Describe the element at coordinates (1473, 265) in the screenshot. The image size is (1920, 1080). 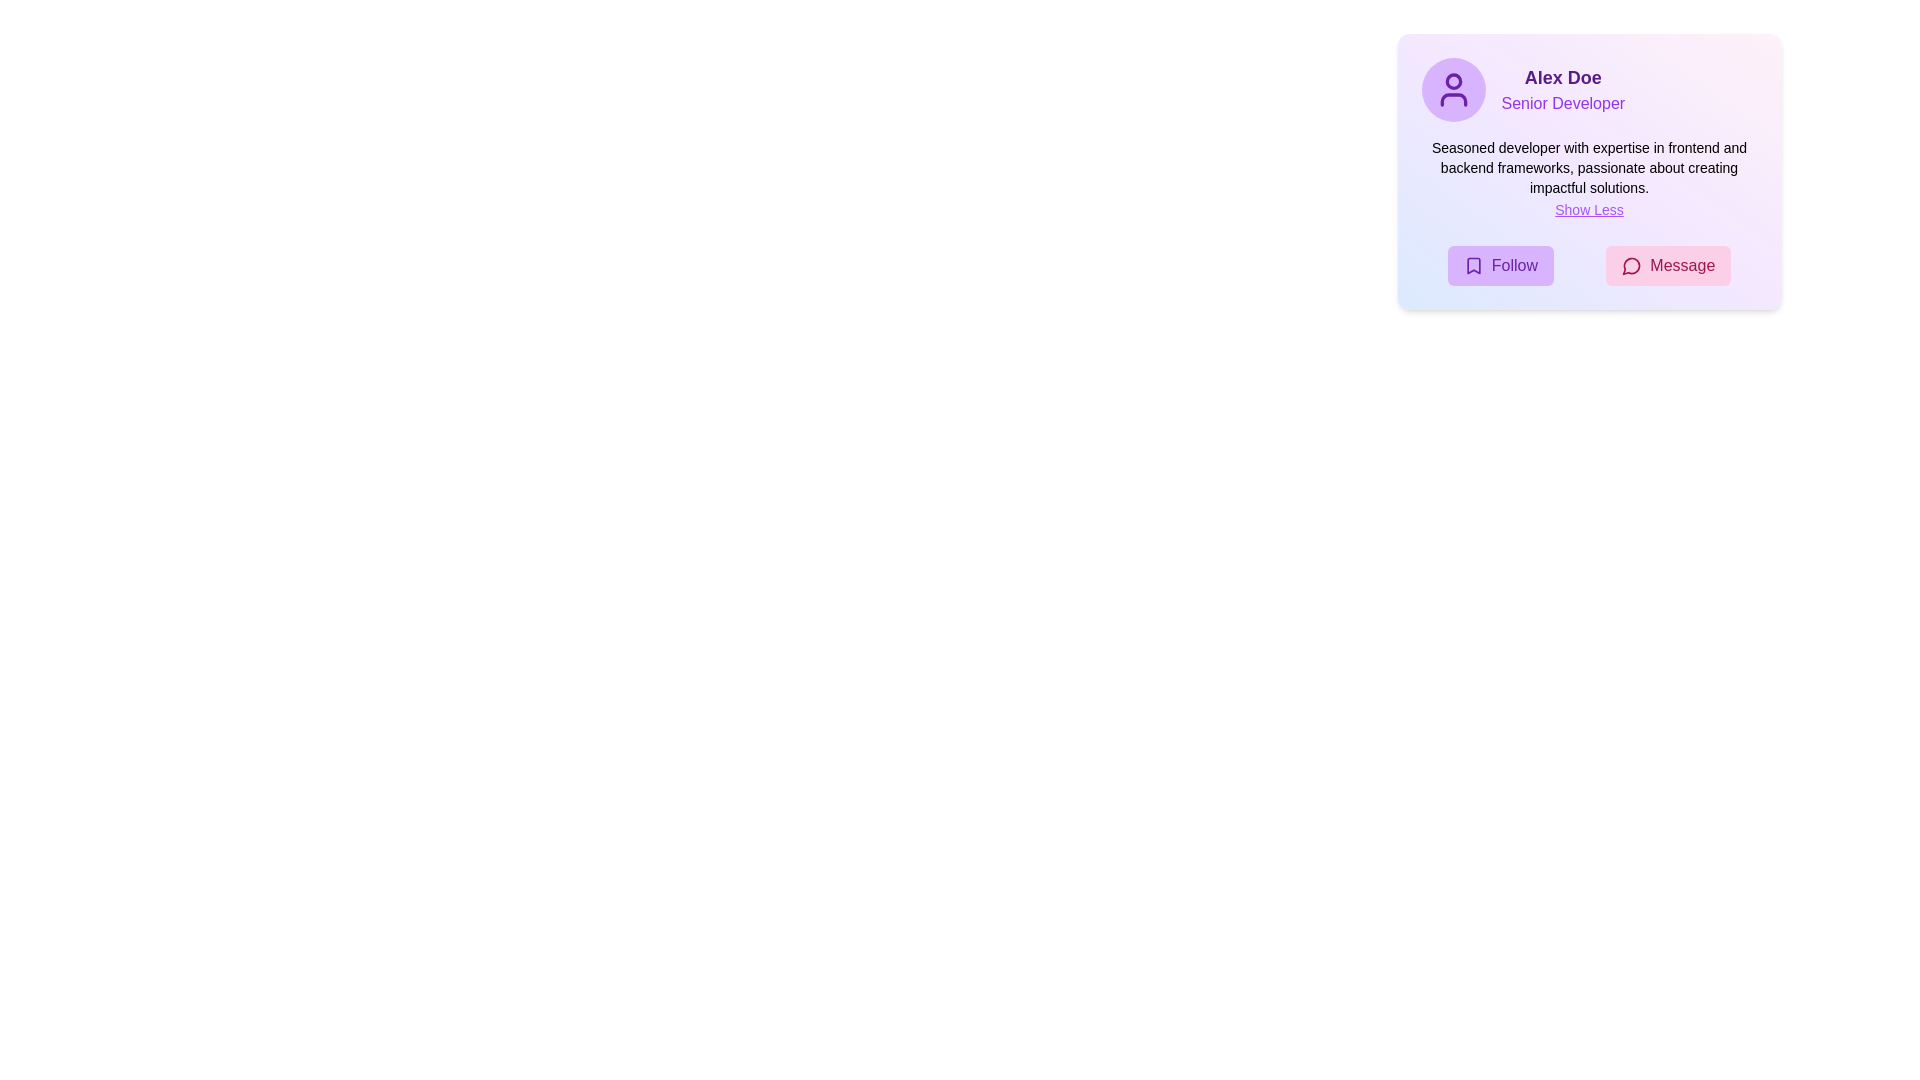
I see `the 'Follow' button, which includes the bookmark symbol icon located immediately to the left of the 'Follow' text` at that location.